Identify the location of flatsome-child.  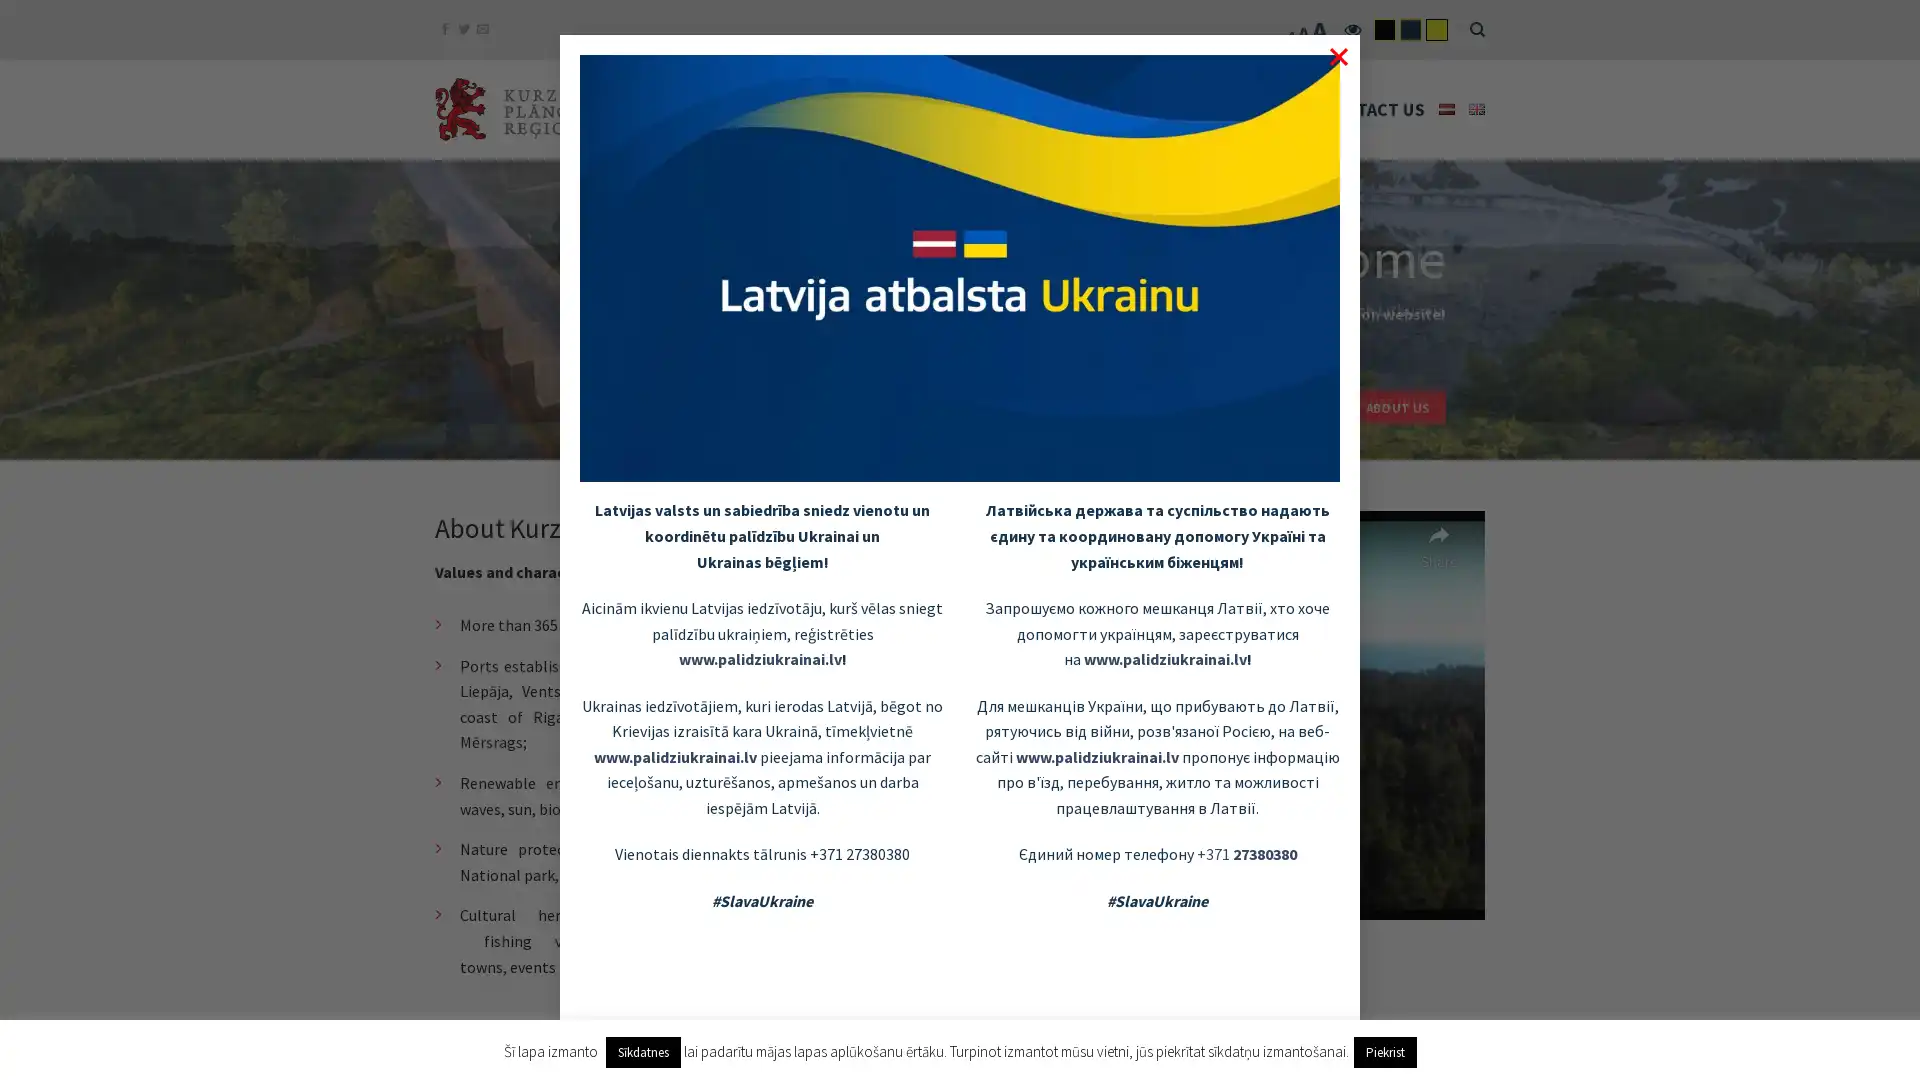
(1410, 29).